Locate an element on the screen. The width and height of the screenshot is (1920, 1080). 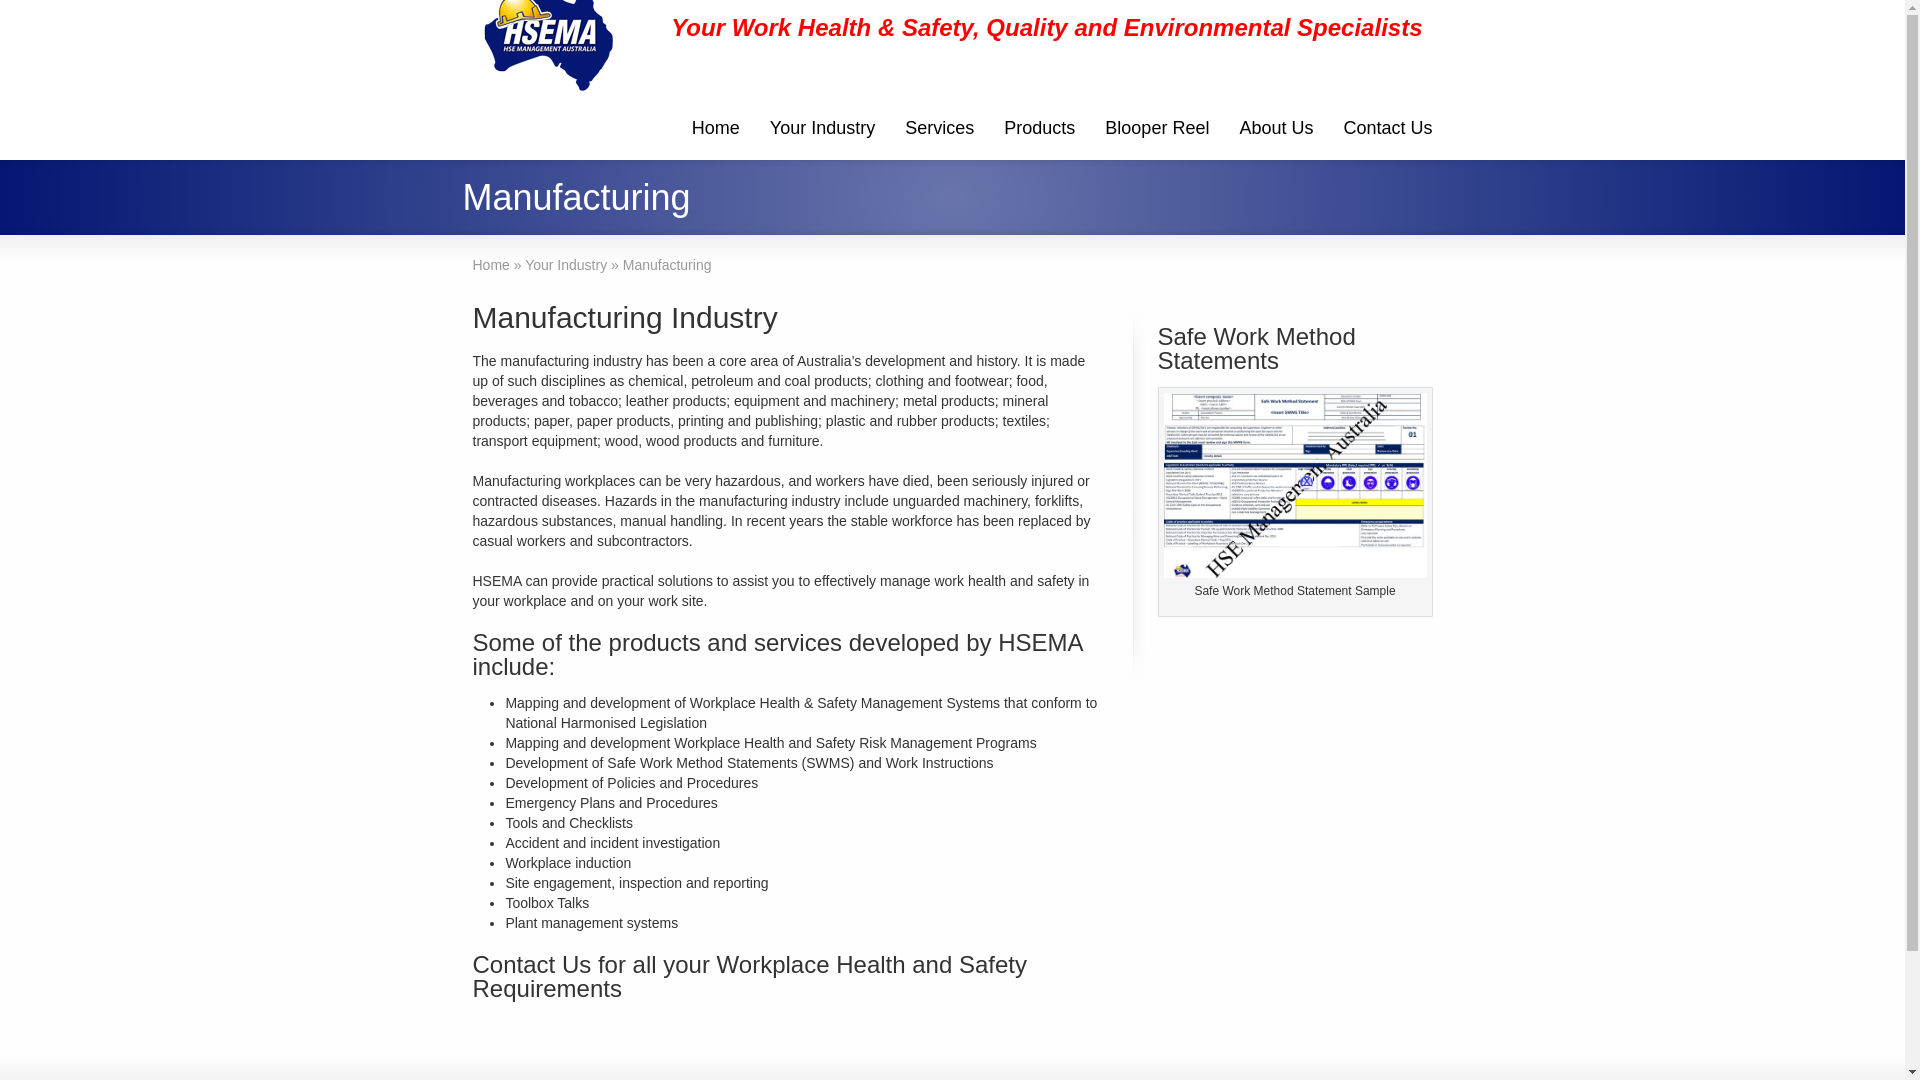
'Your Industry' is located at coordinates (822, 130).